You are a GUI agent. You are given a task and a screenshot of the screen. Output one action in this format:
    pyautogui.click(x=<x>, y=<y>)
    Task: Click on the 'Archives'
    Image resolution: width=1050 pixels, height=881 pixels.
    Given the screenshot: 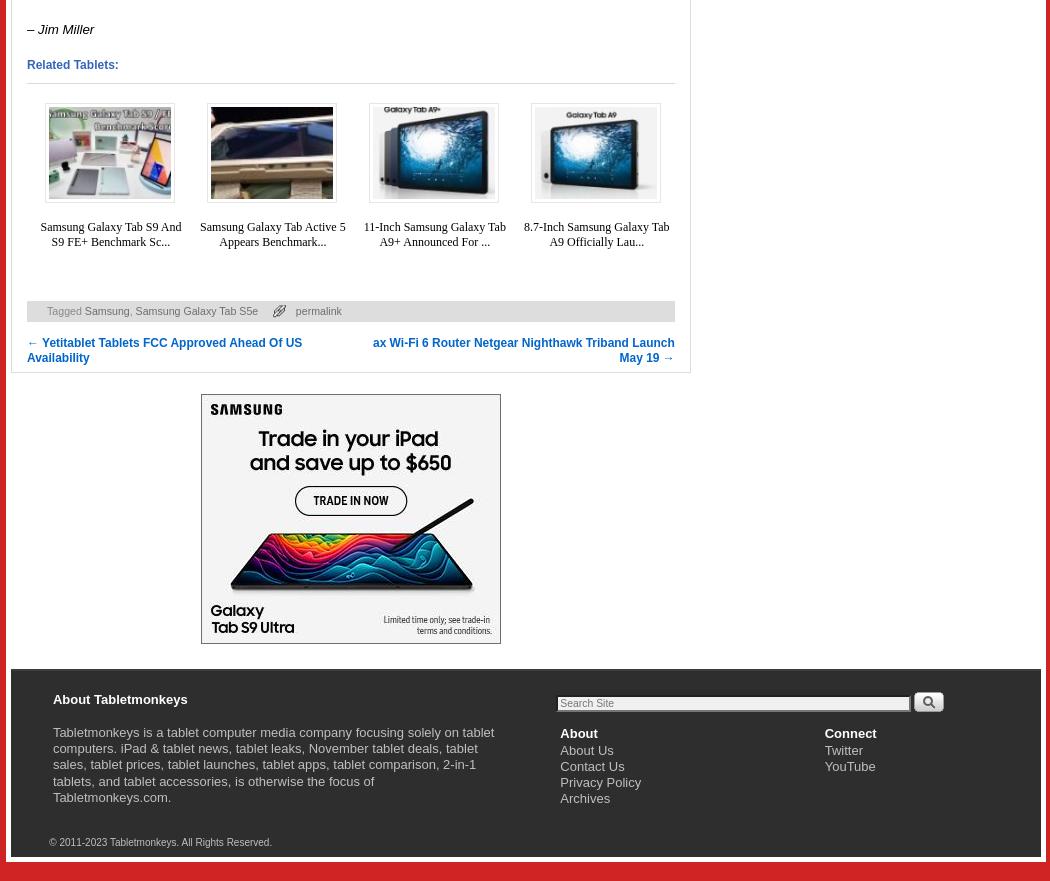 What is the action you would take?
    pyautogui.click(x=583, y=798)
    